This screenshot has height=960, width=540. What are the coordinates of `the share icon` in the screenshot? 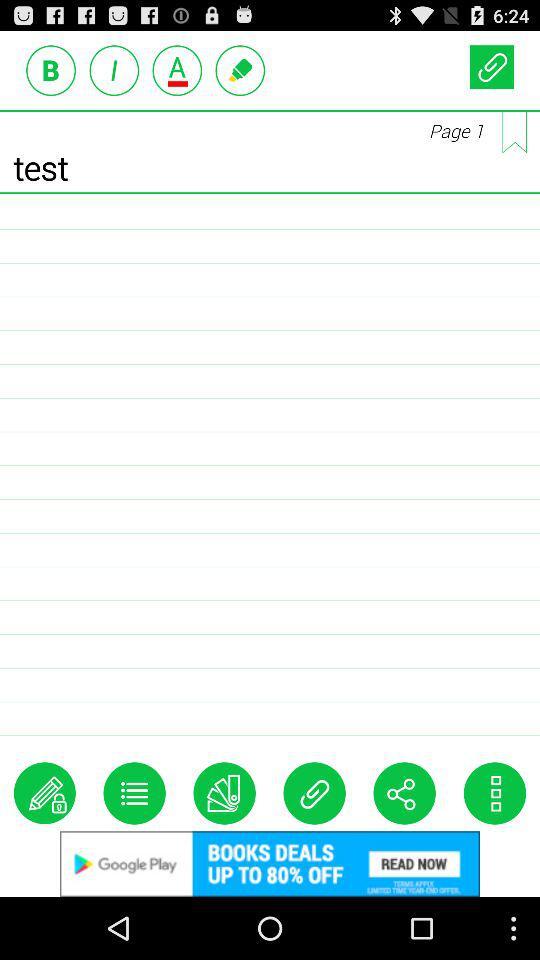 It's located at (404, 848).